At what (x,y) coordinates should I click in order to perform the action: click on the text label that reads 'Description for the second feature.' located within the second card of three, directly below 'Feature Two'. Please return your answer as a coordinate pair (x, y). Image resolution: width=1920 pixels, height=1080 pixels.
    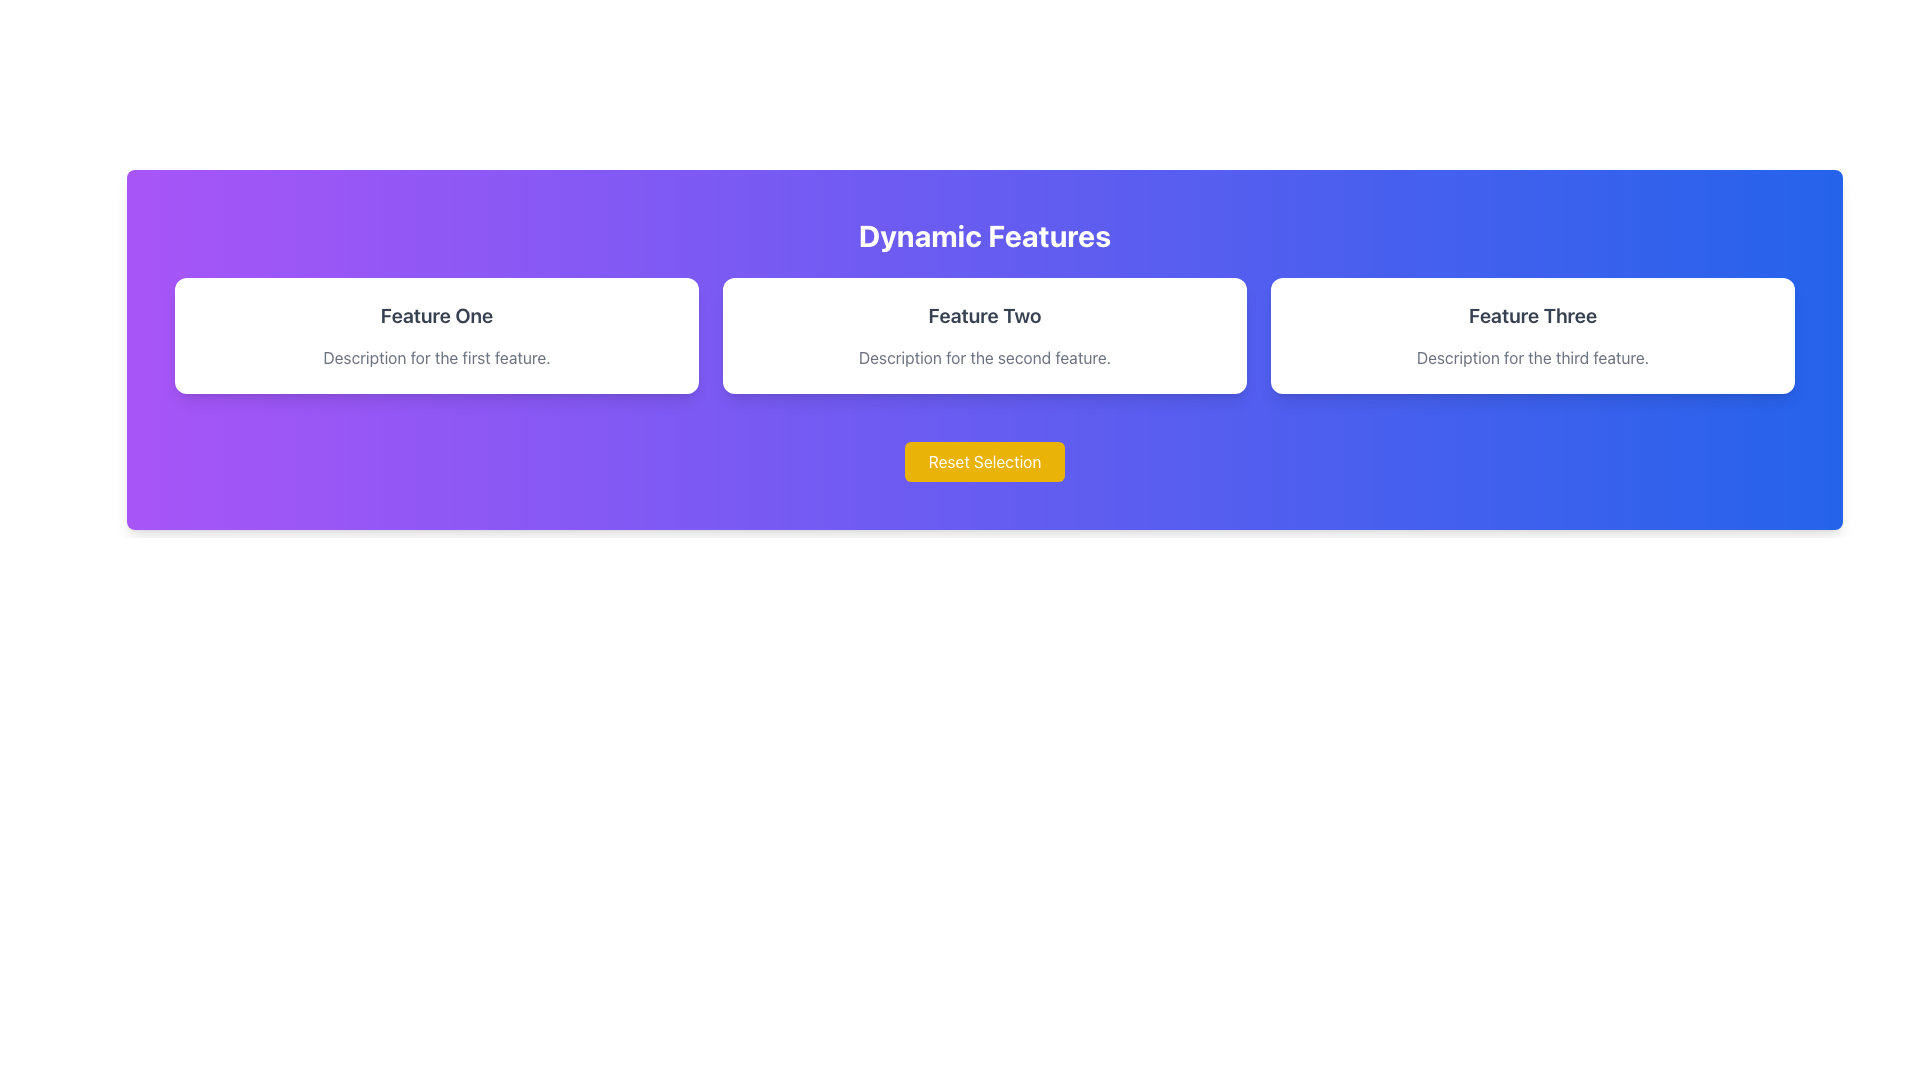
    Looking at the image, I should click on (984, 357).